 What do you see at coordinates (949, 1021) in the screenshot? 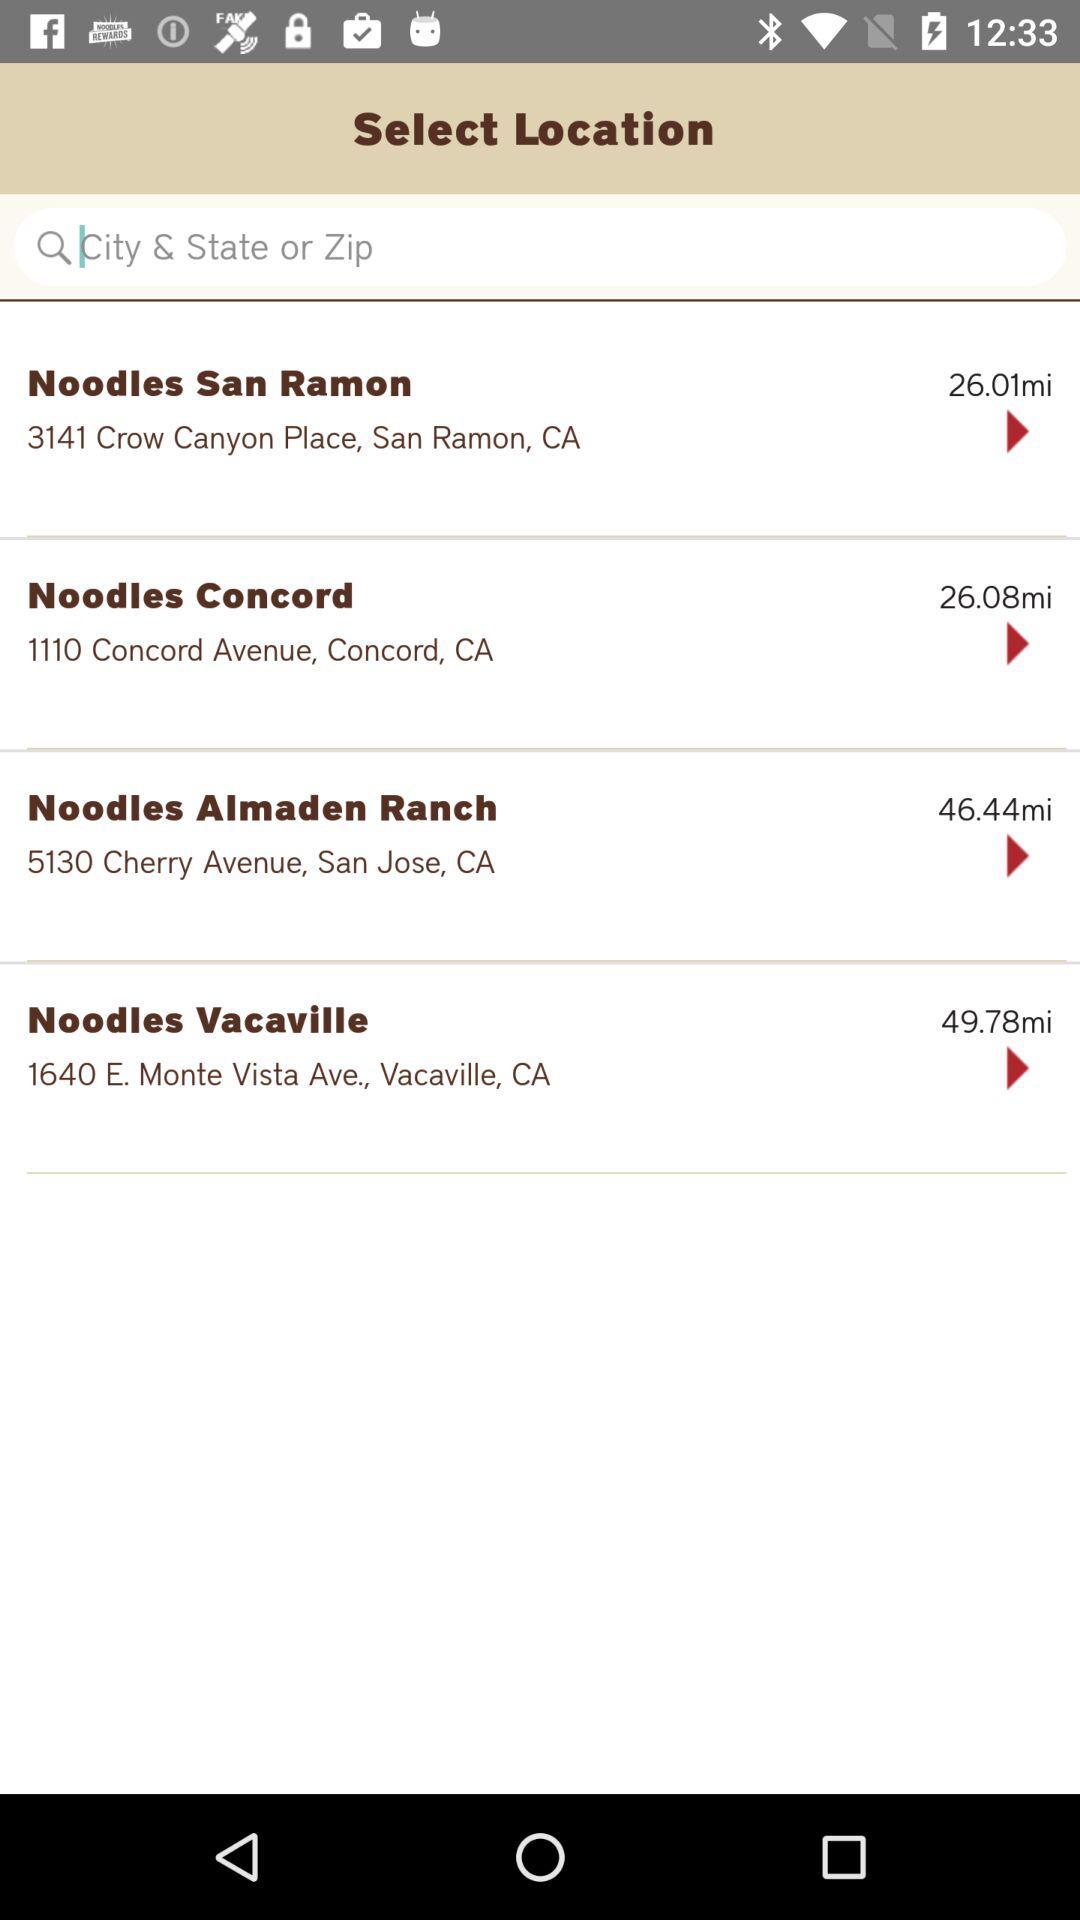
I see `item next to noodles vacaville` at bounding box center [949, 1021].